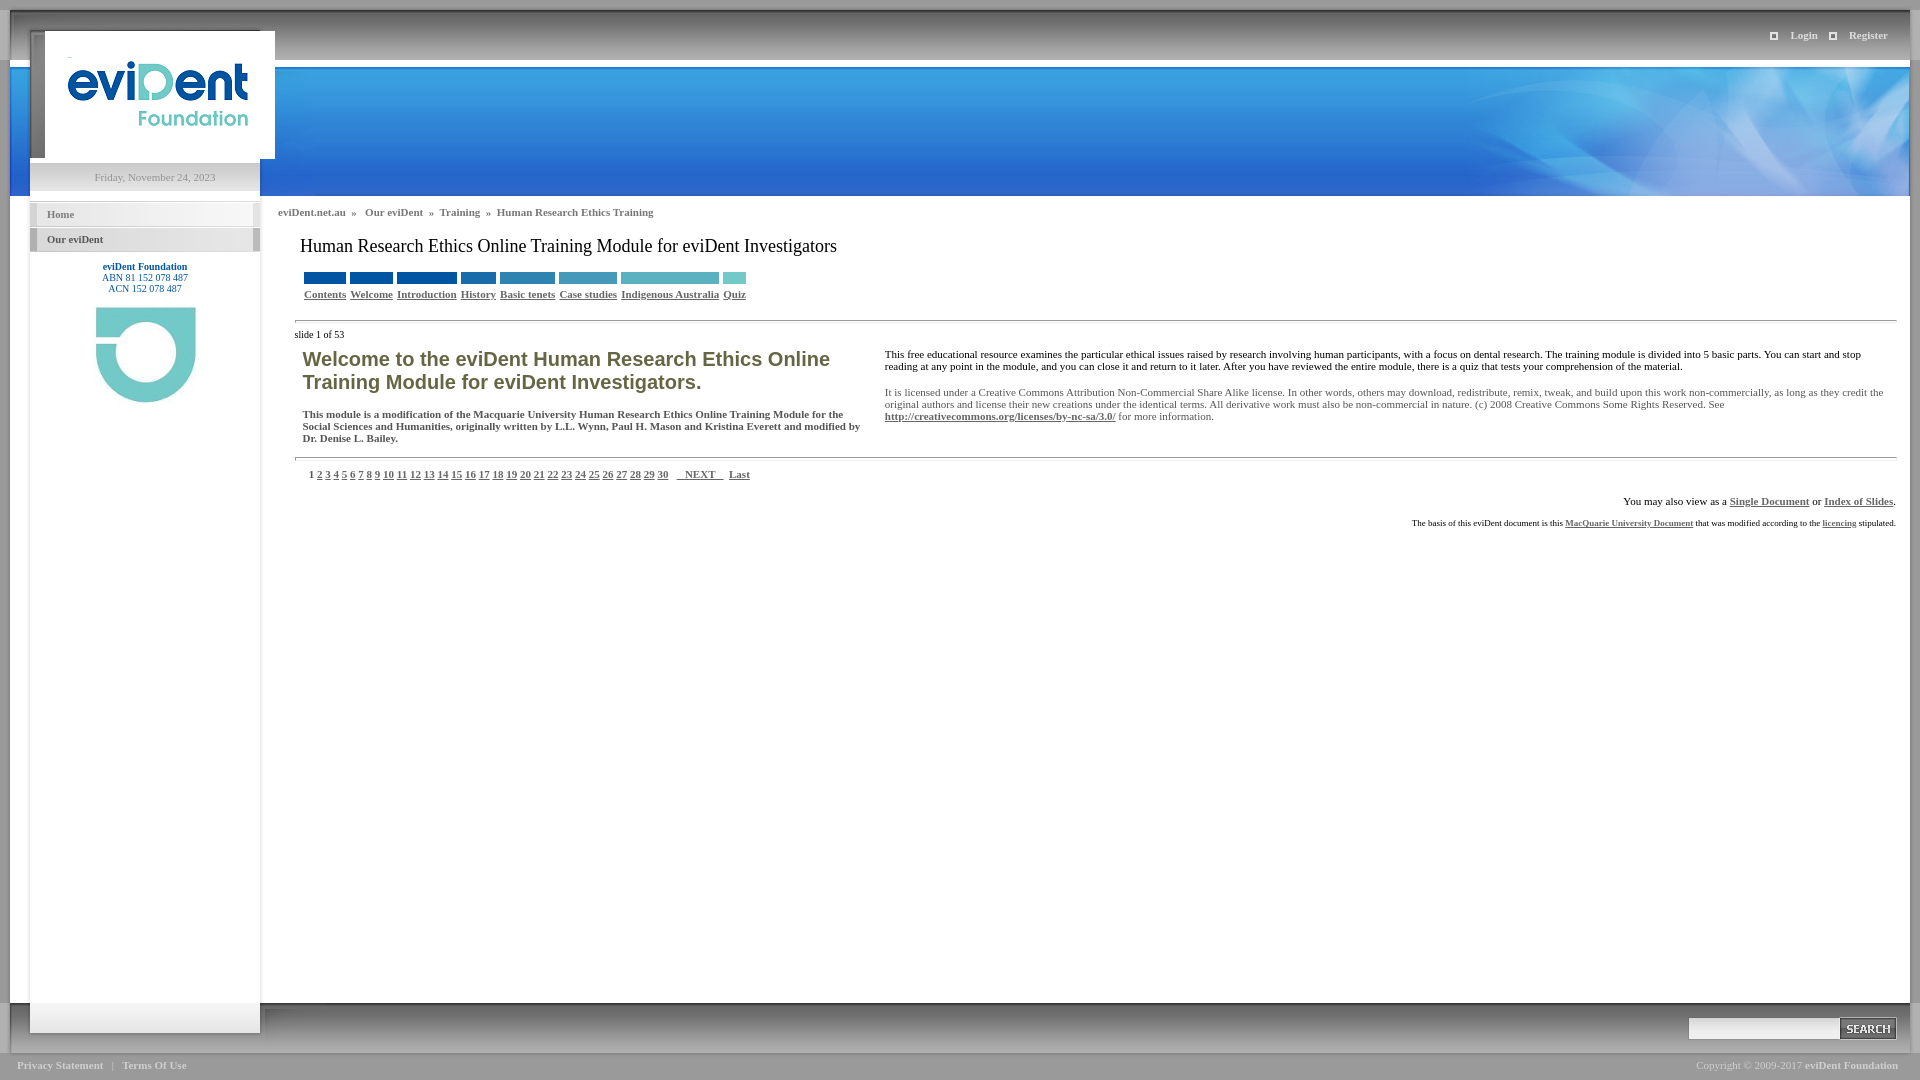  Describe the element at coordinates (1794, 34) in the screenshot. I see `'Login'` at that location.